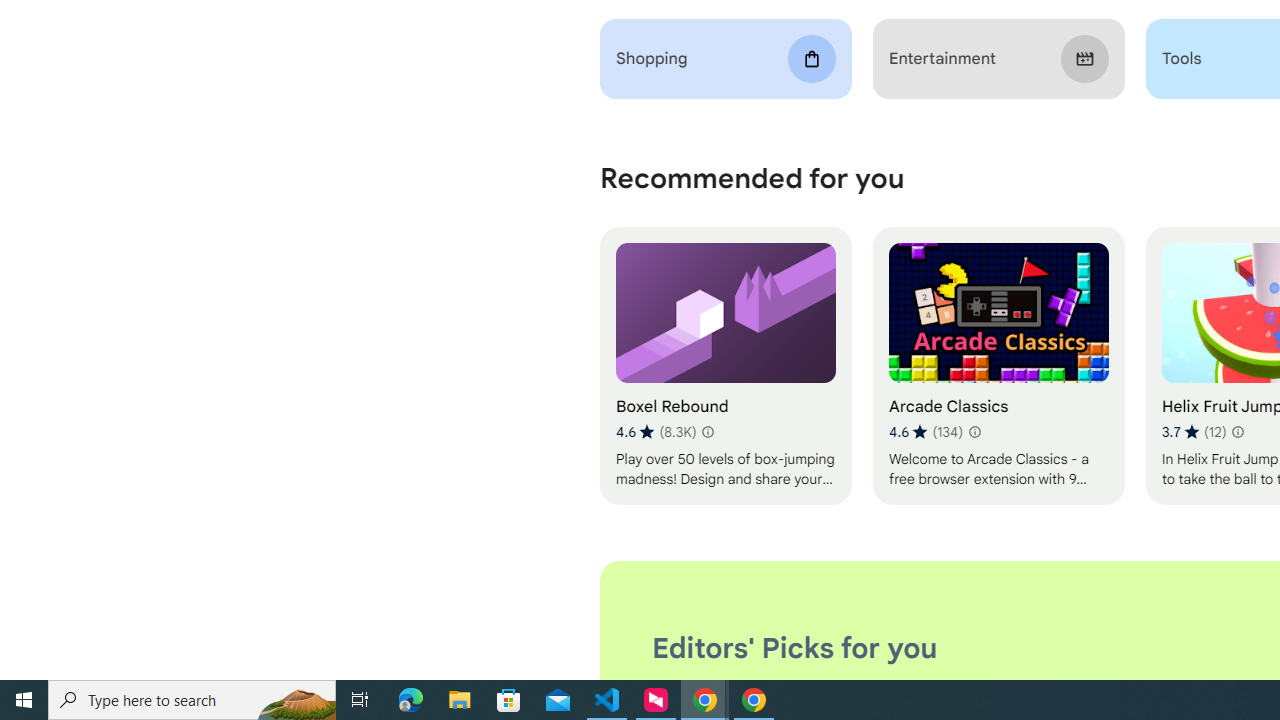 This screenshot has width=1280, height=720. What do you see at coordinates (924, 431) in the screenshot?
I see `'Average rating 4.6 out of 5 stars. 134 ratings.'` at bounding box center [924, 431].